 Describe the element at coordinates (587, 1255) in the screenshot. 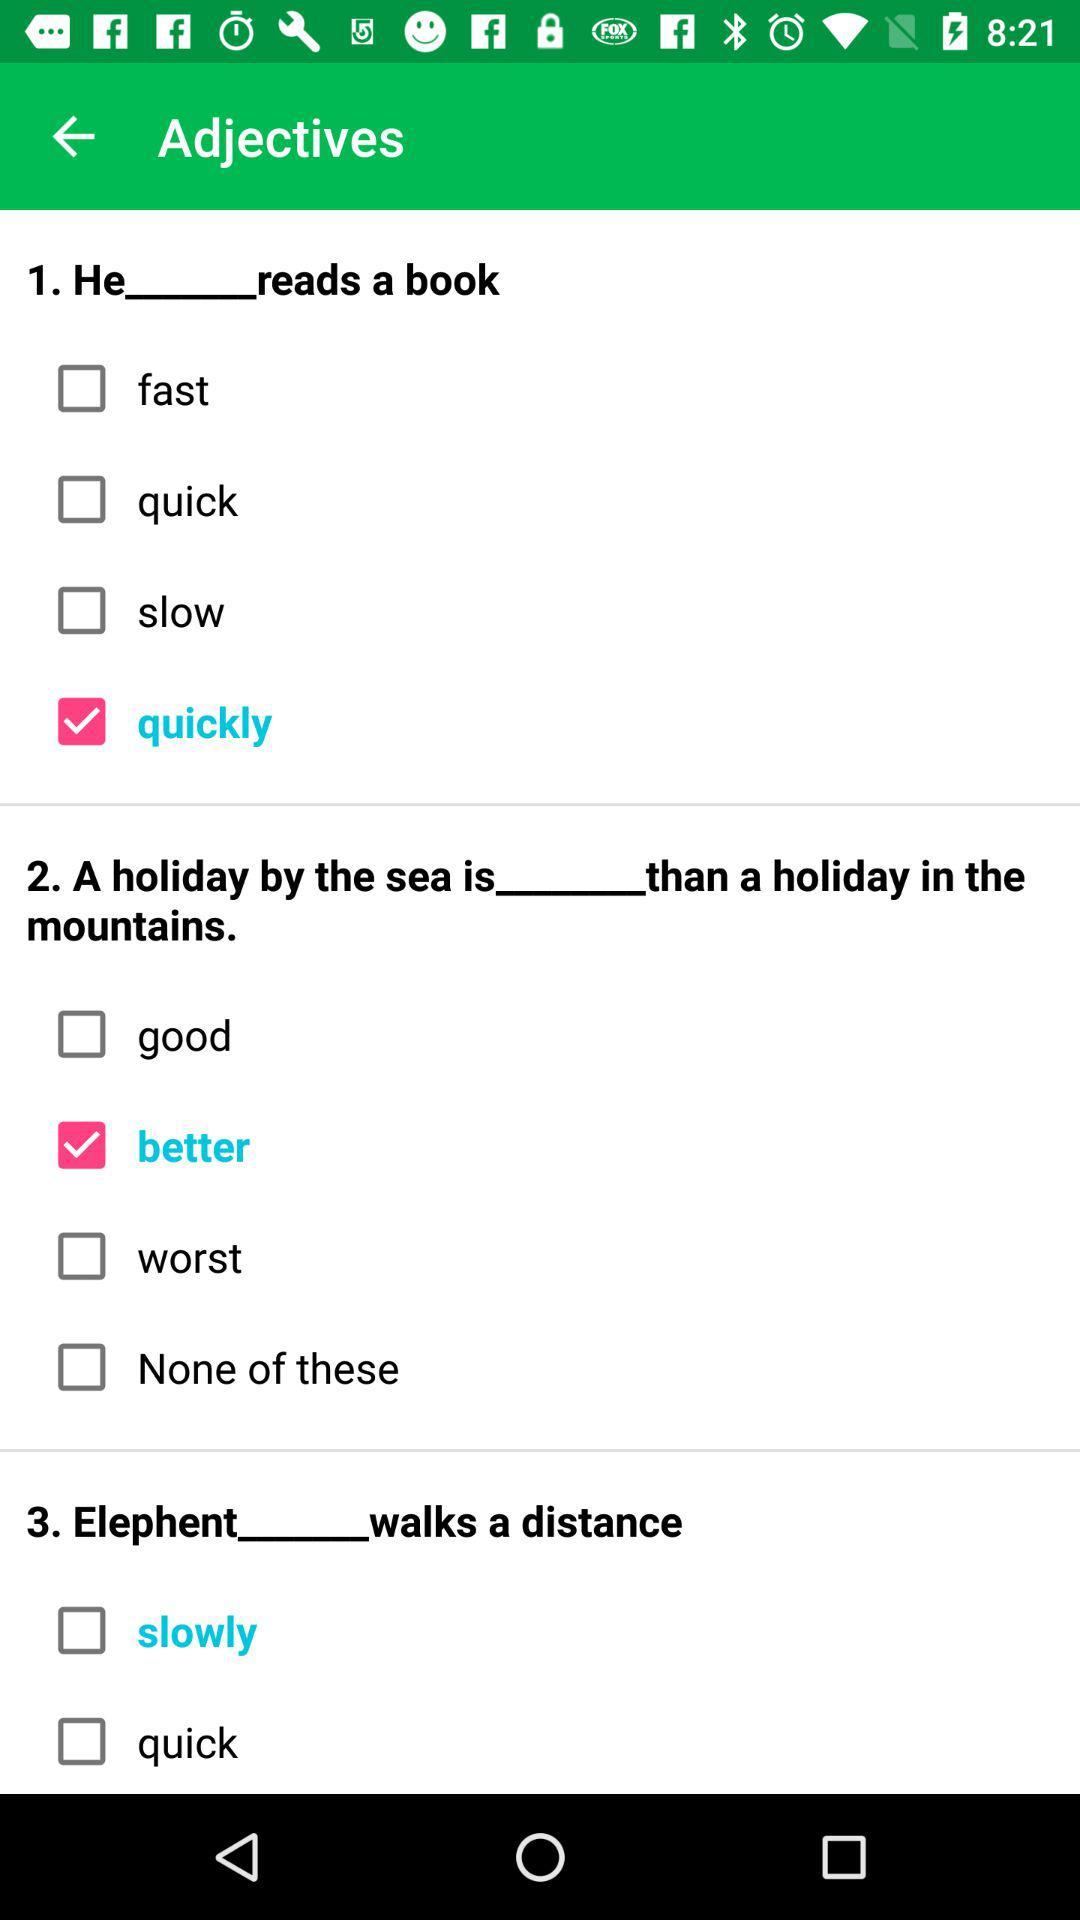

I see `the worst` at that location.